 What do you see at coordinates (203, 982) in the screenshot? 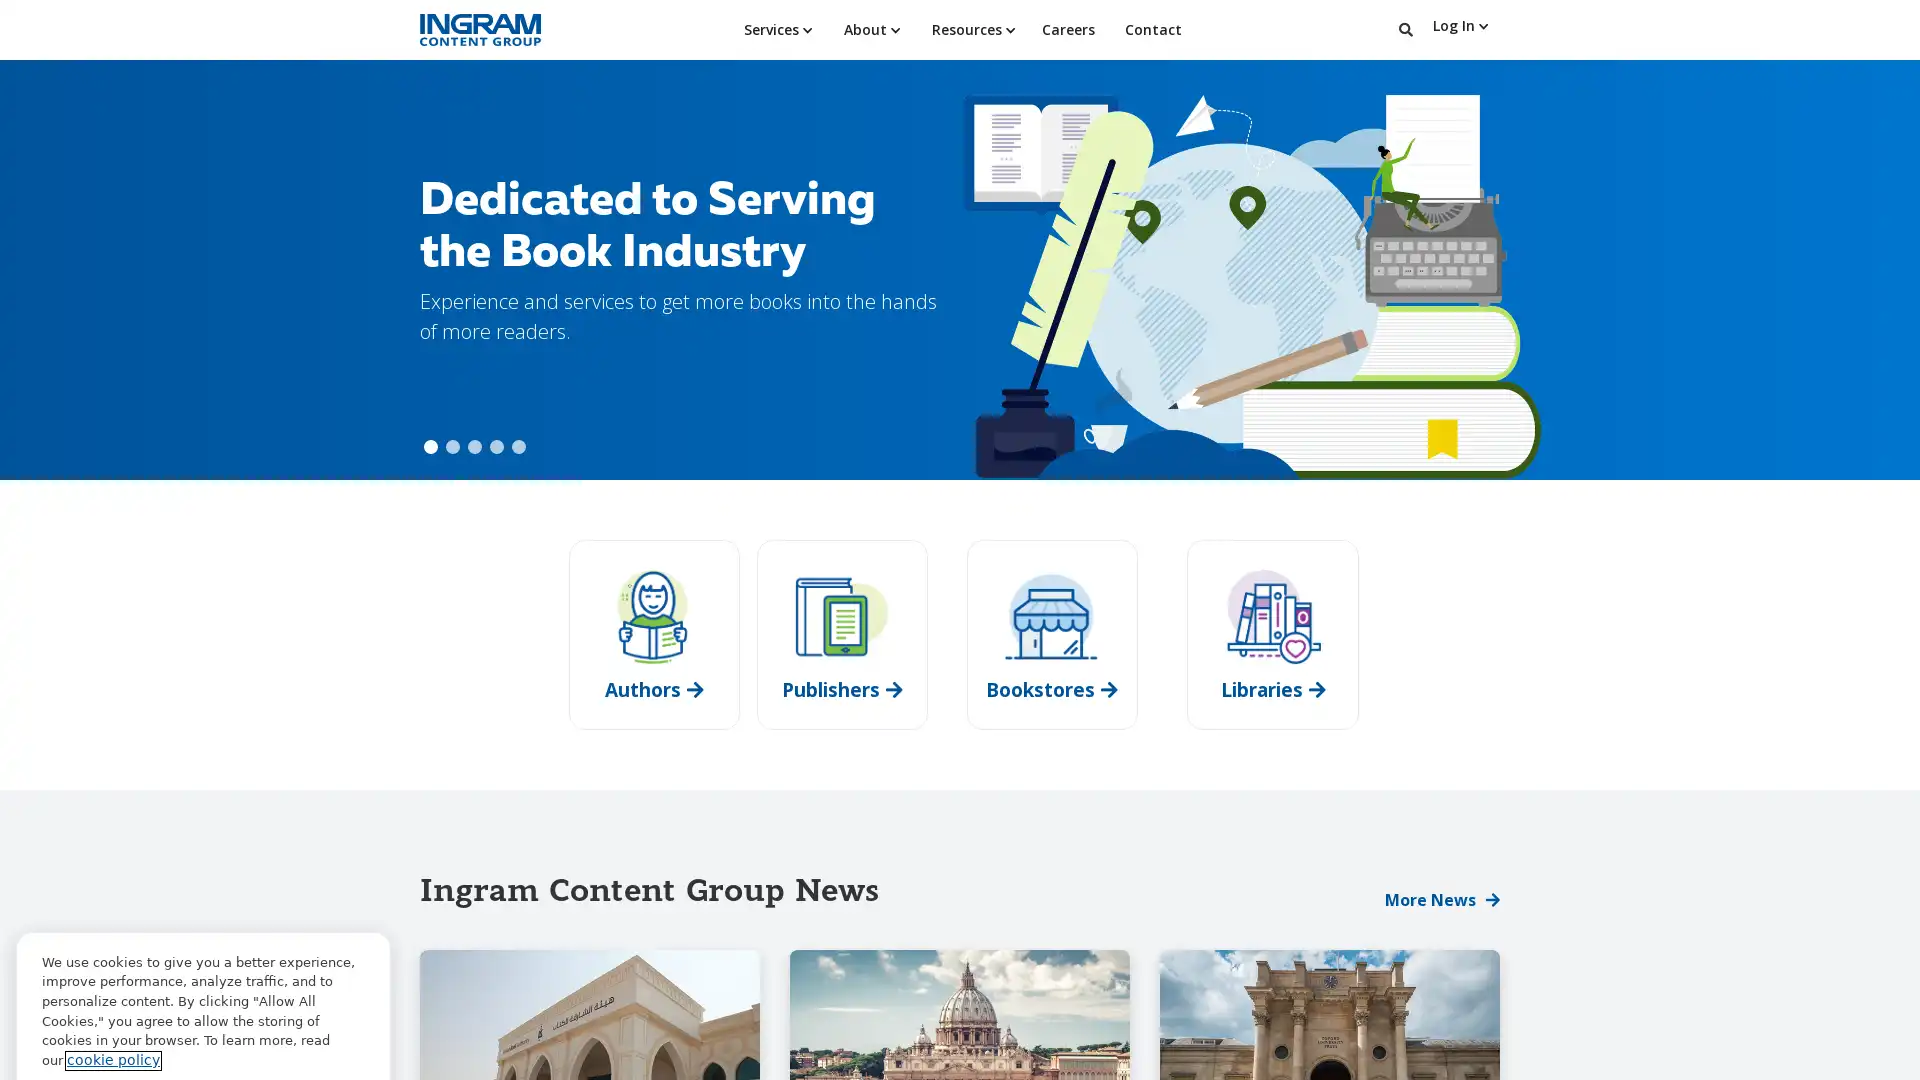
I see `Allow All Cookies` at bounding box center [203, 982].